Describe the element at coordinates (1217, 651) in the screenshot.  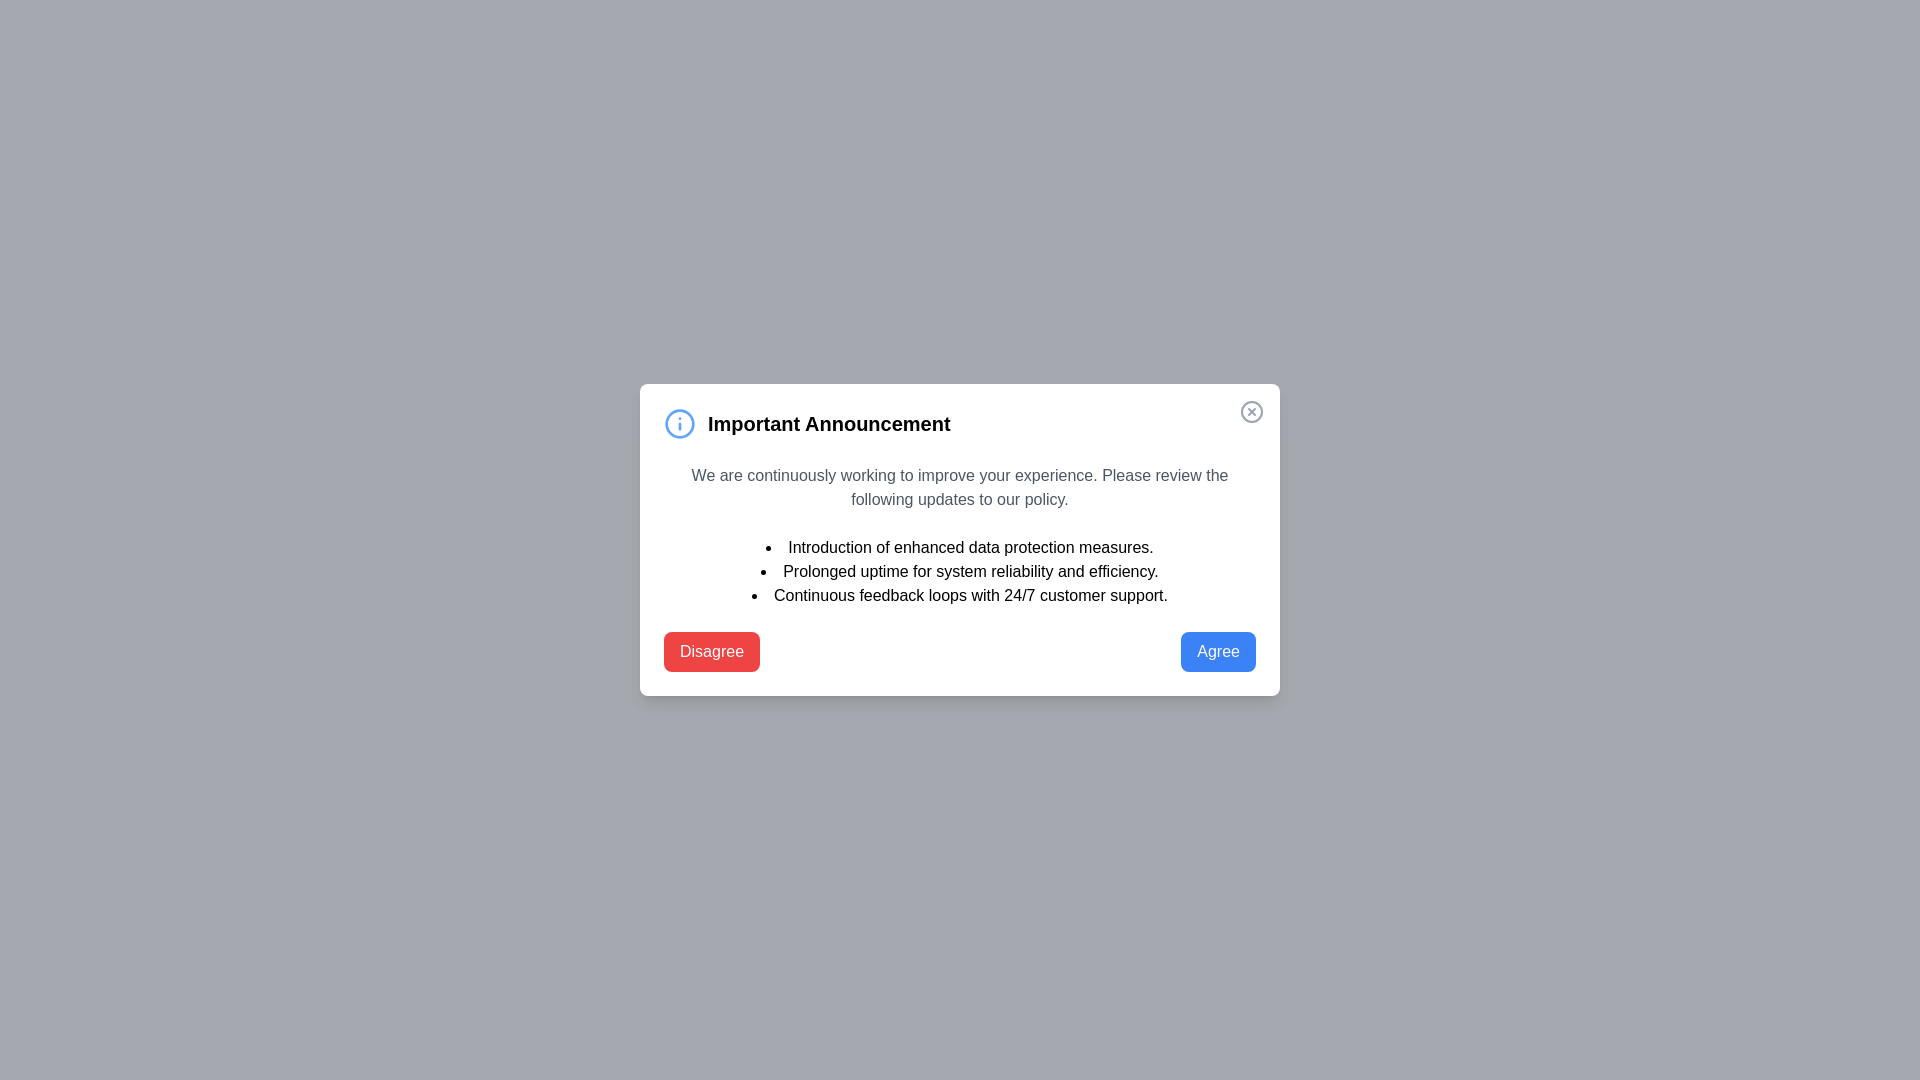
I see `the 'Agree' button to agree with the statement` at that location.